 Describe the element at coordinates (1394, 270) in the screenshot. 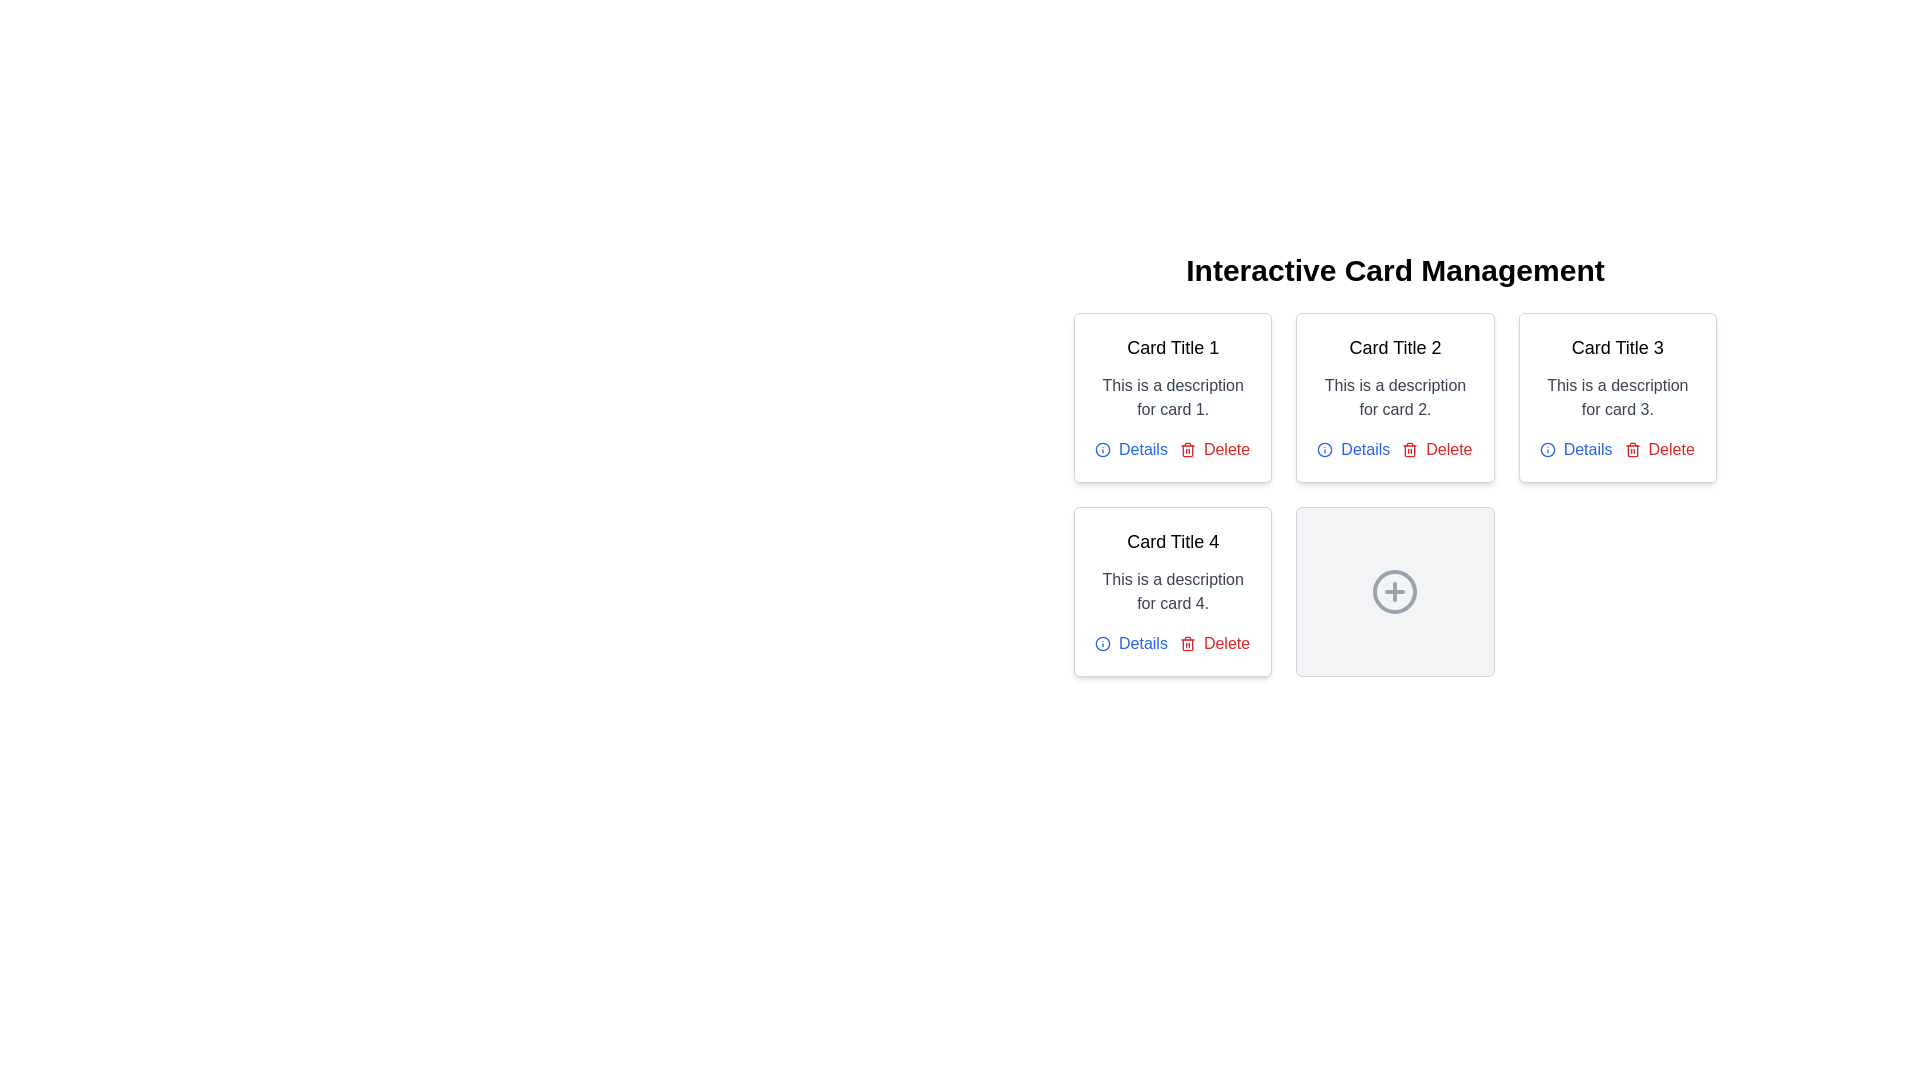

I see `header text located at the top center of the interface, which conveys the title or purpose of the current content` at that location.